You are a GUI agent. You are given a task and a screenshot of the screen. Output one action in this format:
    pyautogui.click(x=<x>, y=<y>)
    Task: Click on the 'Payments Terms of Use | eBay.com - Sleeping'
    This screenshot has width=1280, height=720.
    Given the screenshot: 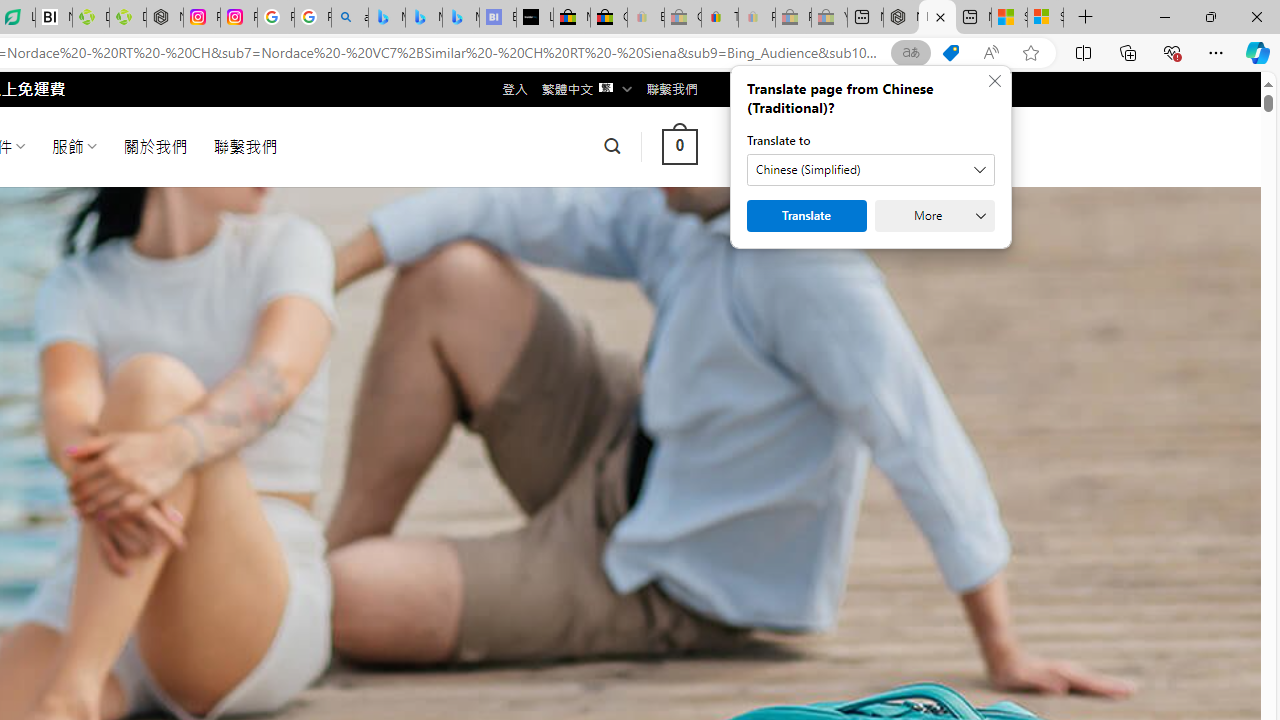 What is the action you would take?
    pyautogui.click(x=755, y=17)
    